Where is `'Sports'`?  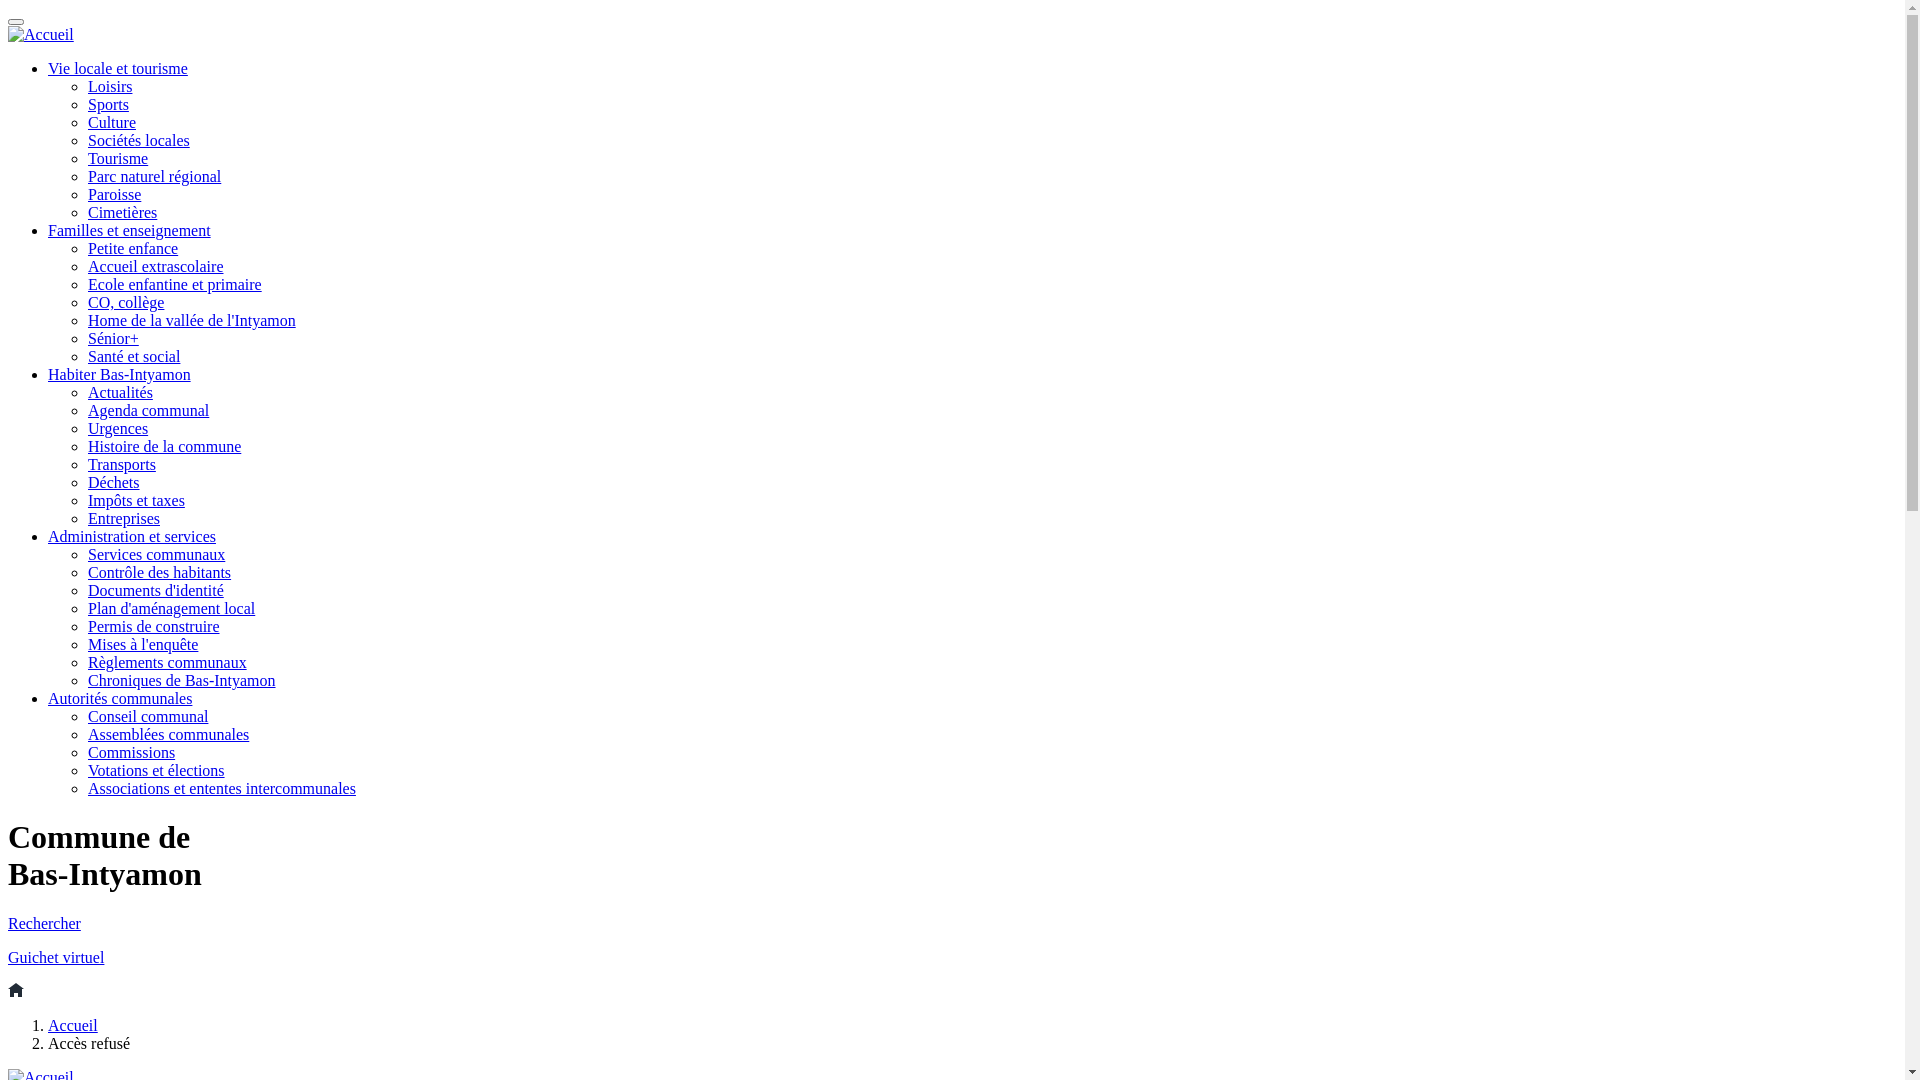
'Sports' is located at coordinates (86, 104).